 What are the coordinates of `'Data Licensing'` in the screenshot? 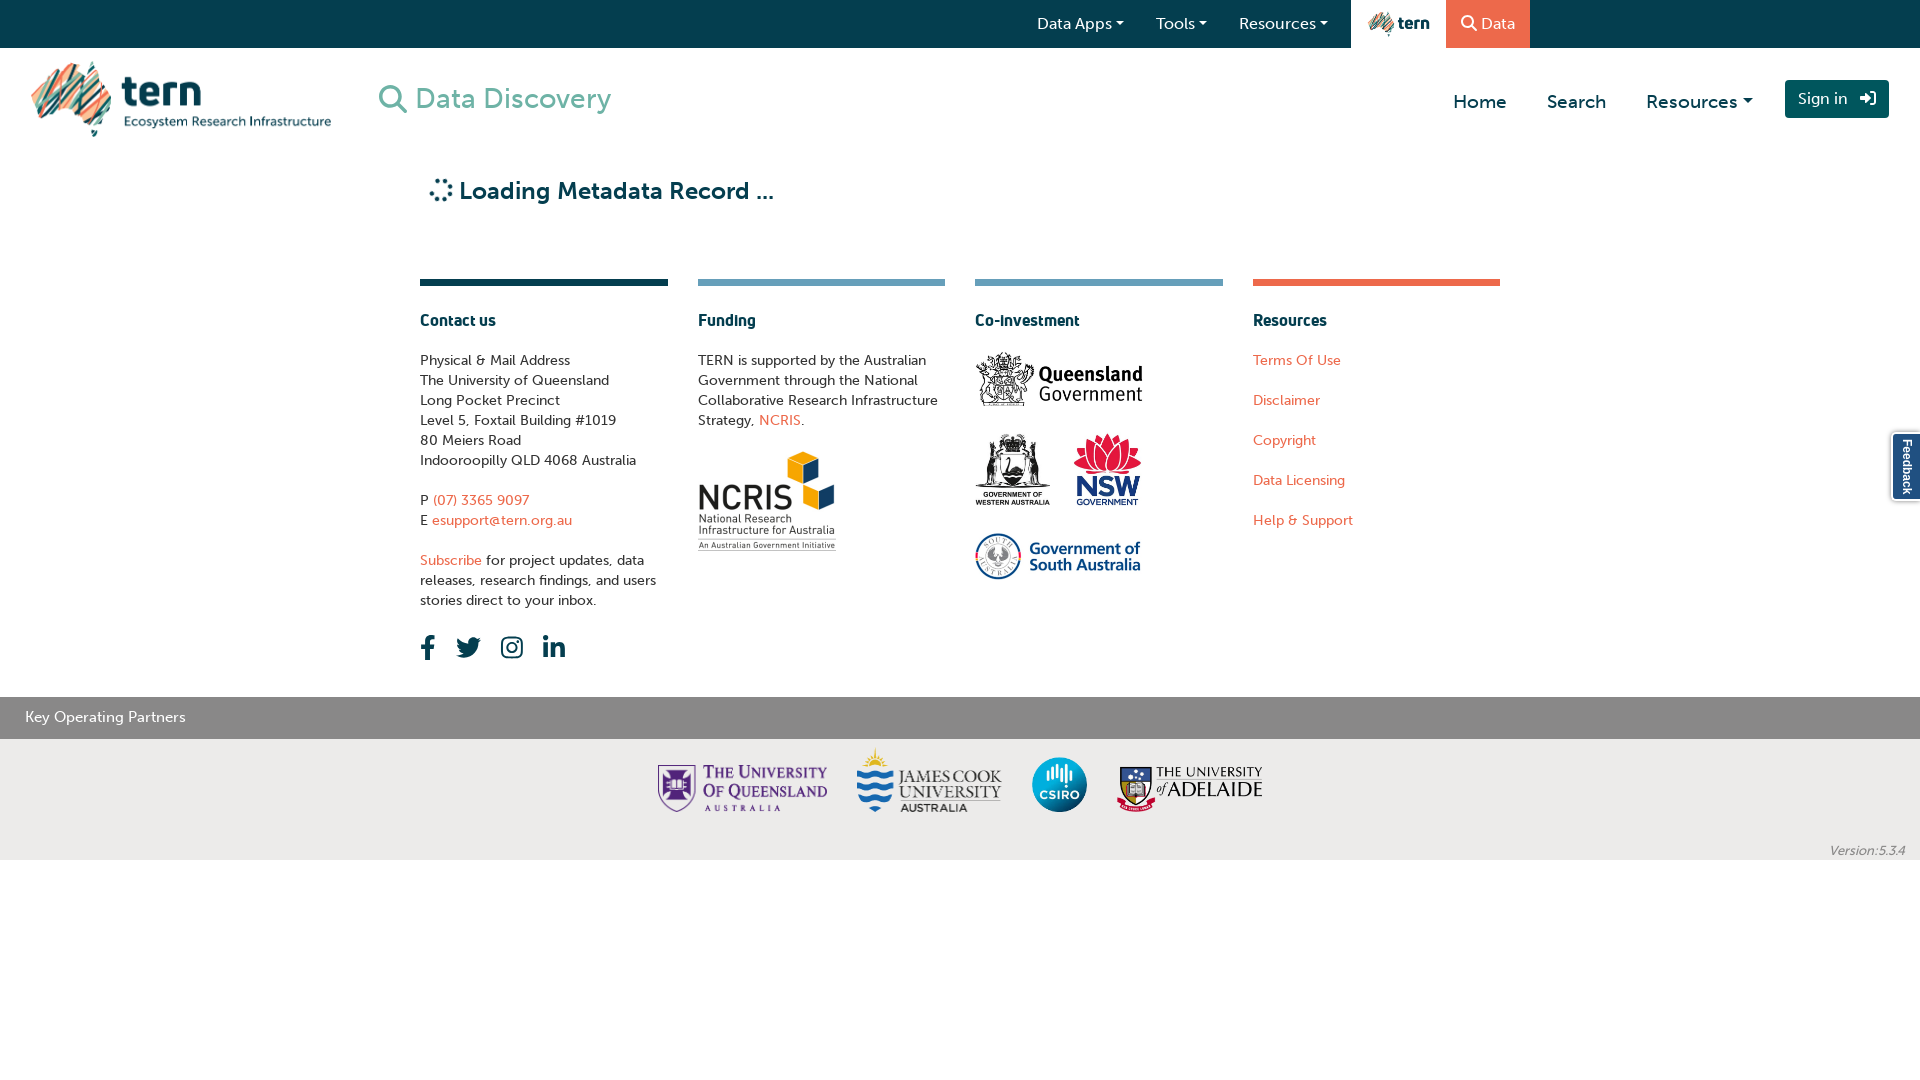 It's located at (1297, 480).